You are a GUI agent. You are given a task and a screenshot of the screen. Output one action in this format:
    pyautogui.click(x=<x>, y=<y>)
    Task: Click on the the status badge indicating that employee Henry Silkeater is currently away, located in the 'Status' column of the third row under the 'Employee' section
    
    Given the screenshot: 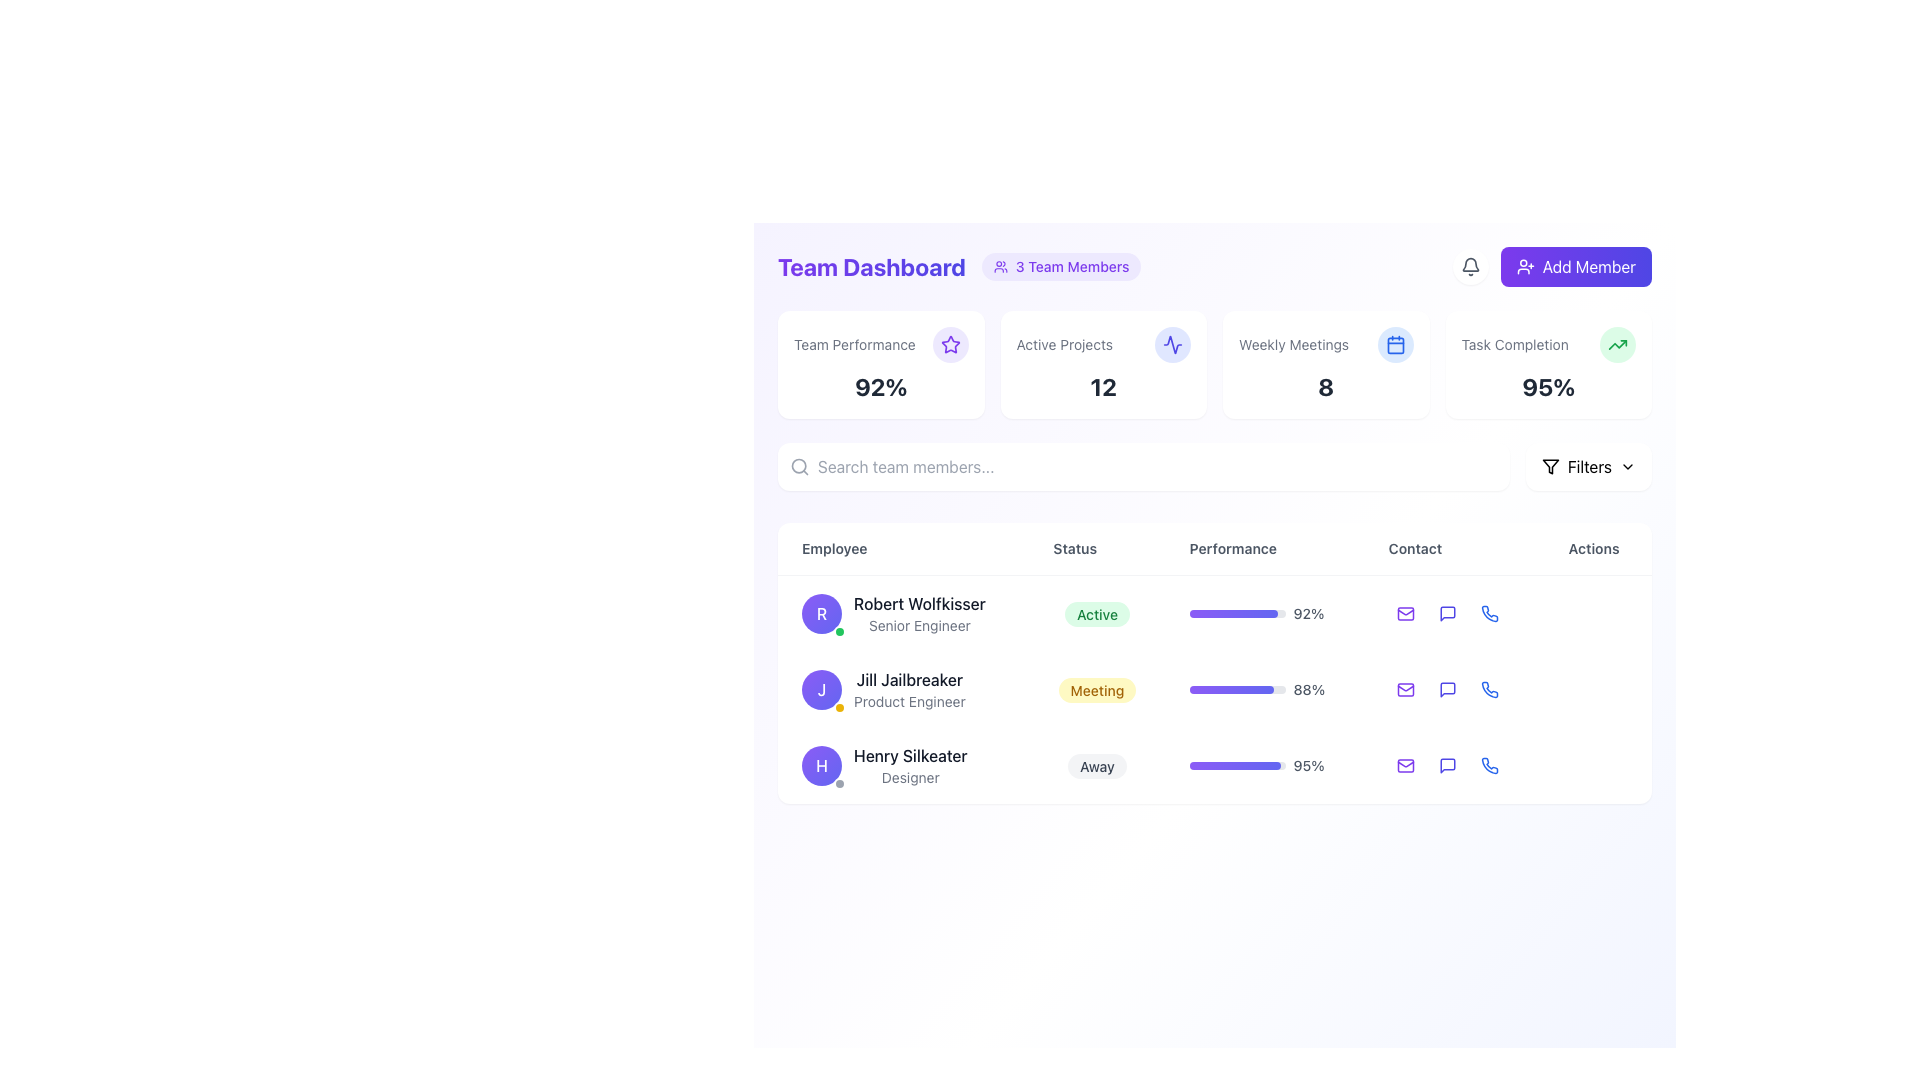 What is the action you would take?
    pyautogui.click(x=1096, y=765)
    